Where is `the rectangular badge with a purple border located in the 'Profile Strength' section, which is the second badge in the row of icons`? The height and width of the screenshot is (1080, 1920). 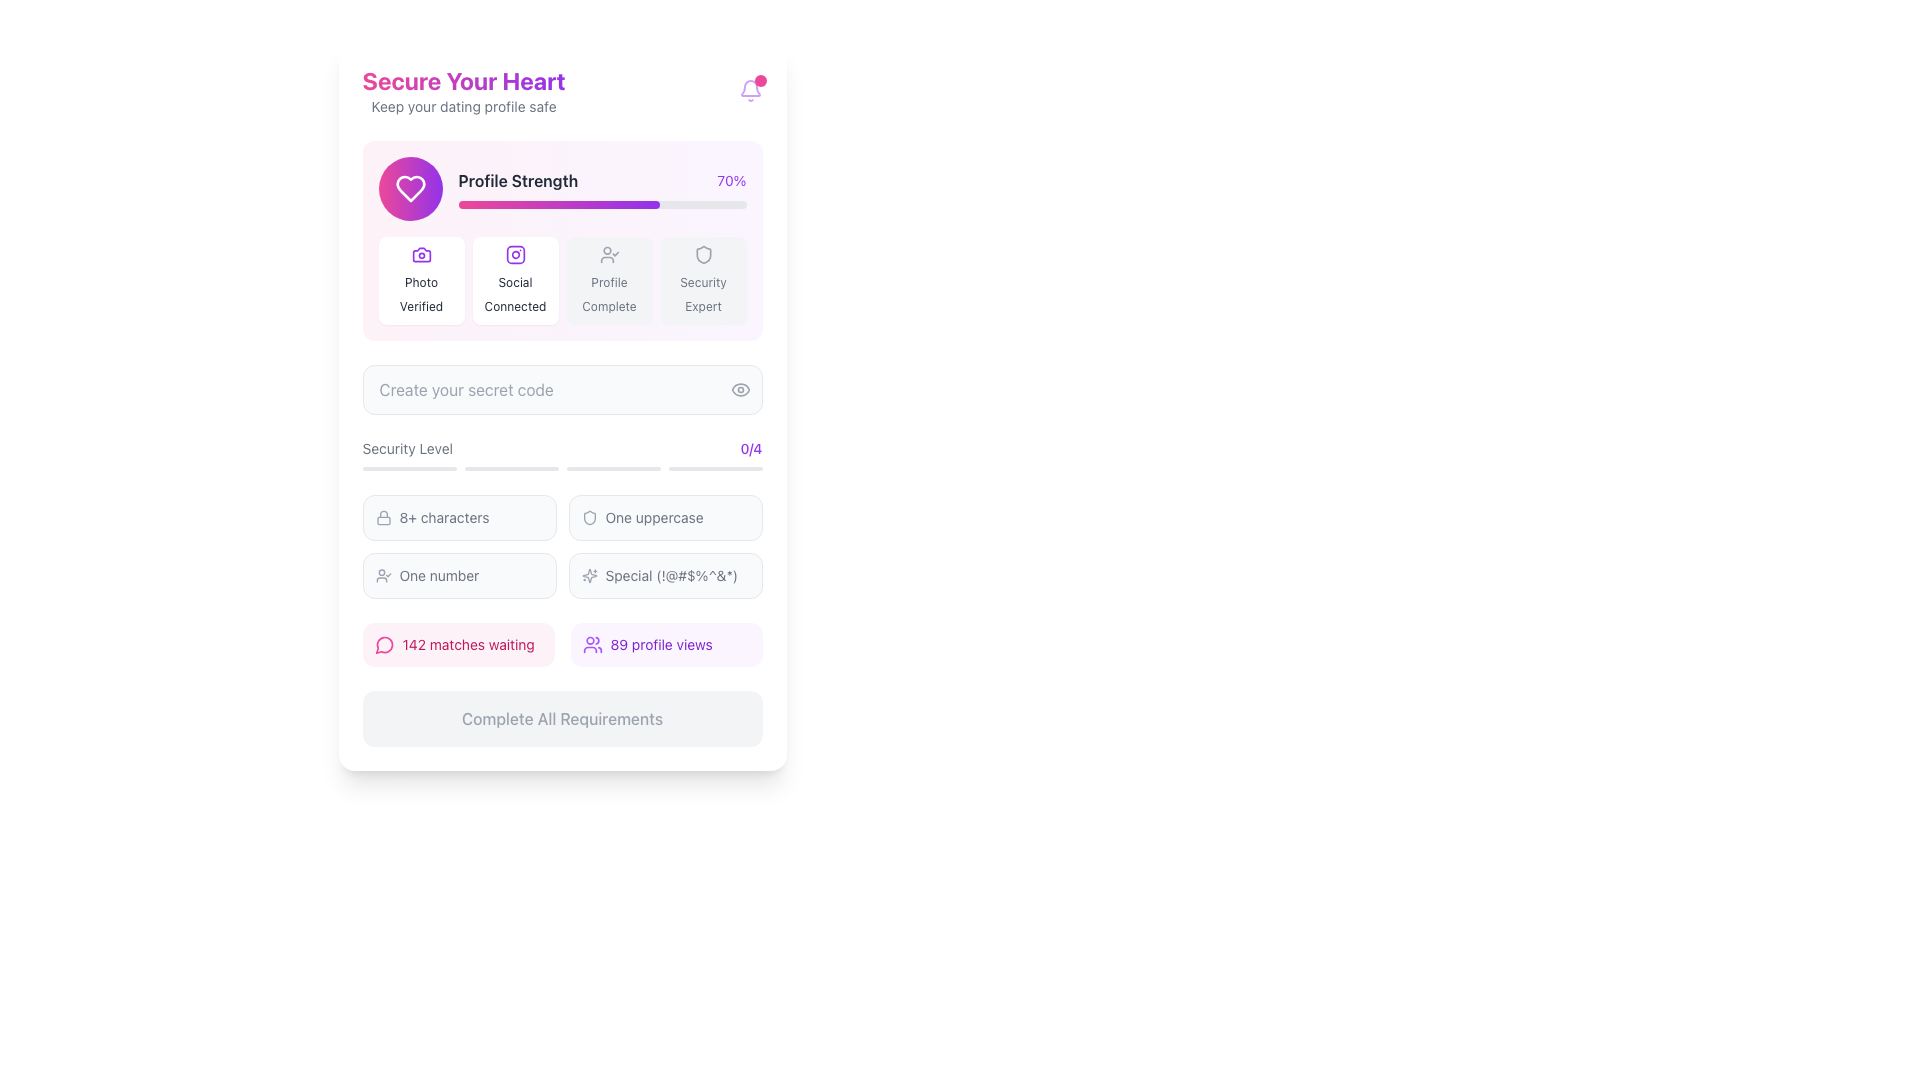 the rectangular badge with a purple border located in the 'Profile Strength' section, which is the second badge in the row of icons is located at coordinates (515, 253).